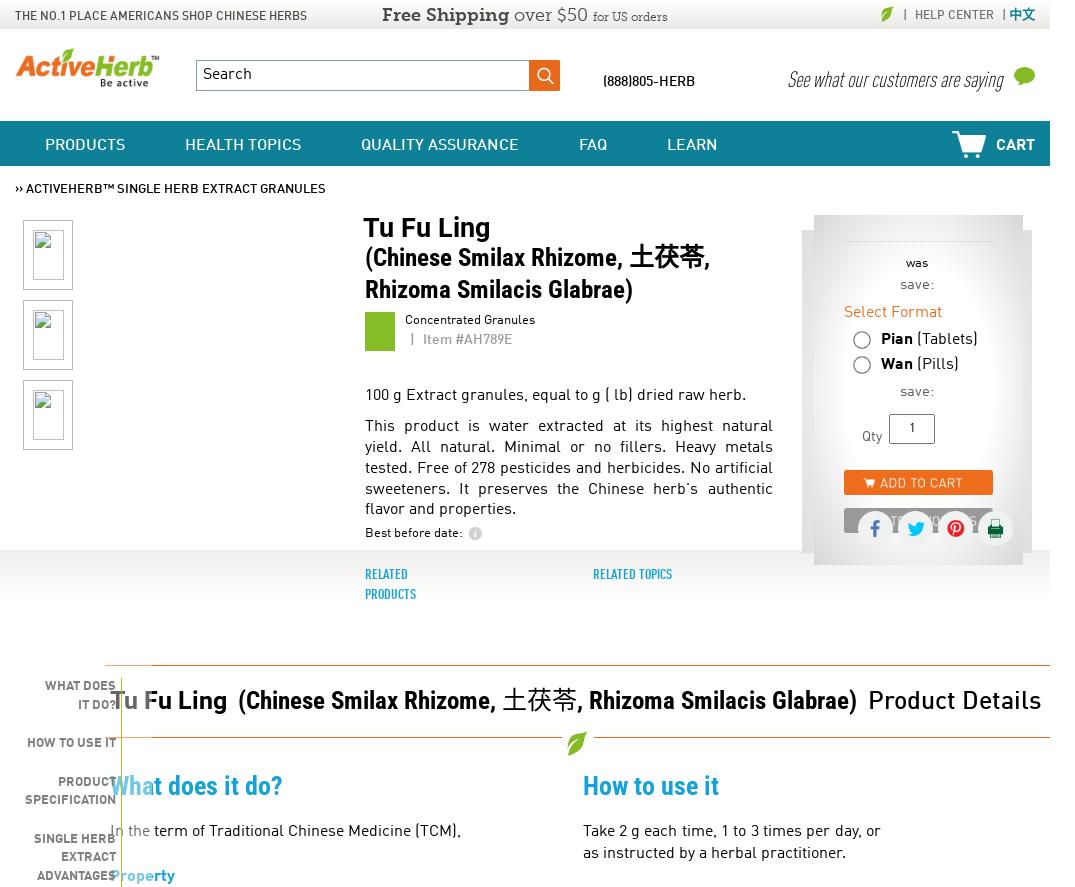 The image size is (1075, 887). I want to click on 'Quality Assurance', so click(438, 146).